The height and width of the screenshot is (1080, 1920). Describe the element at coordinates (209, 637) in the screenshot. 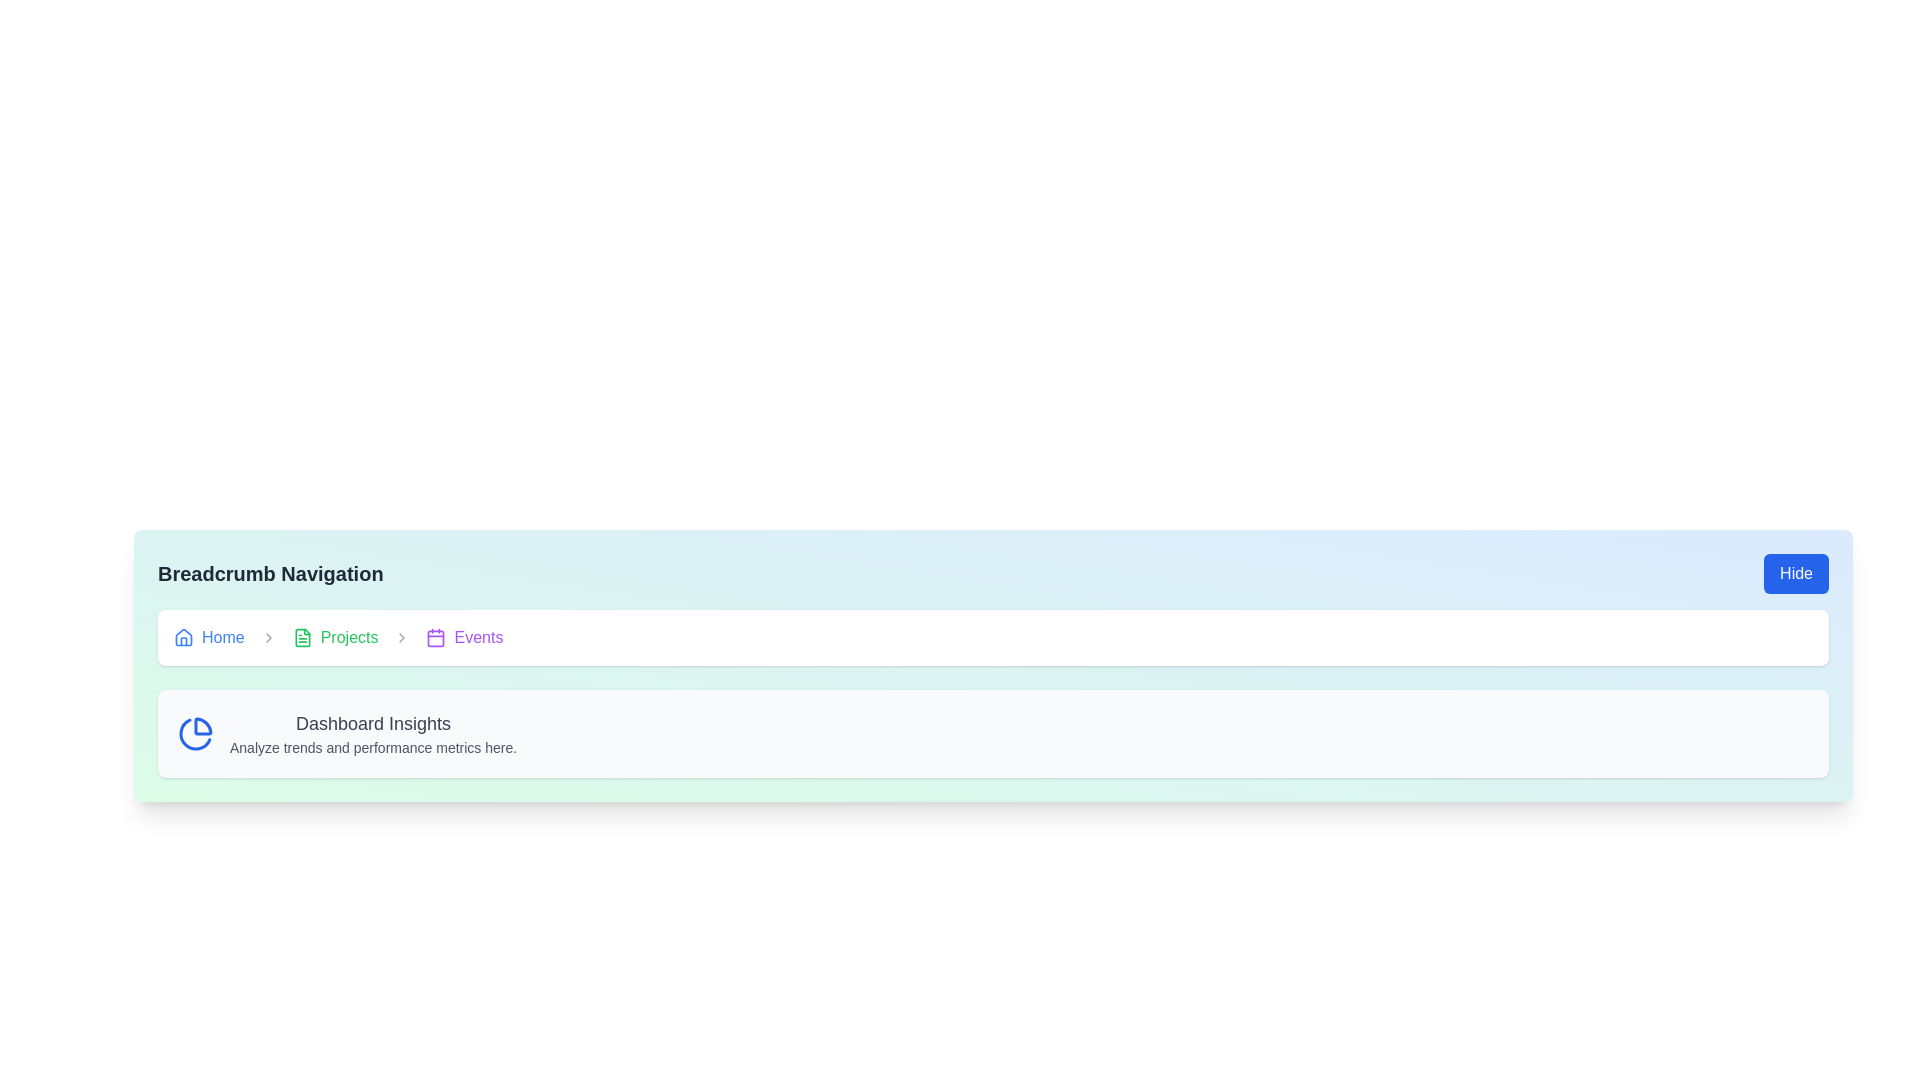

I see `the 'Home' breadcrumb link which is the first item in the navigation bar, styled with a blue font color and a house icon` at that location.